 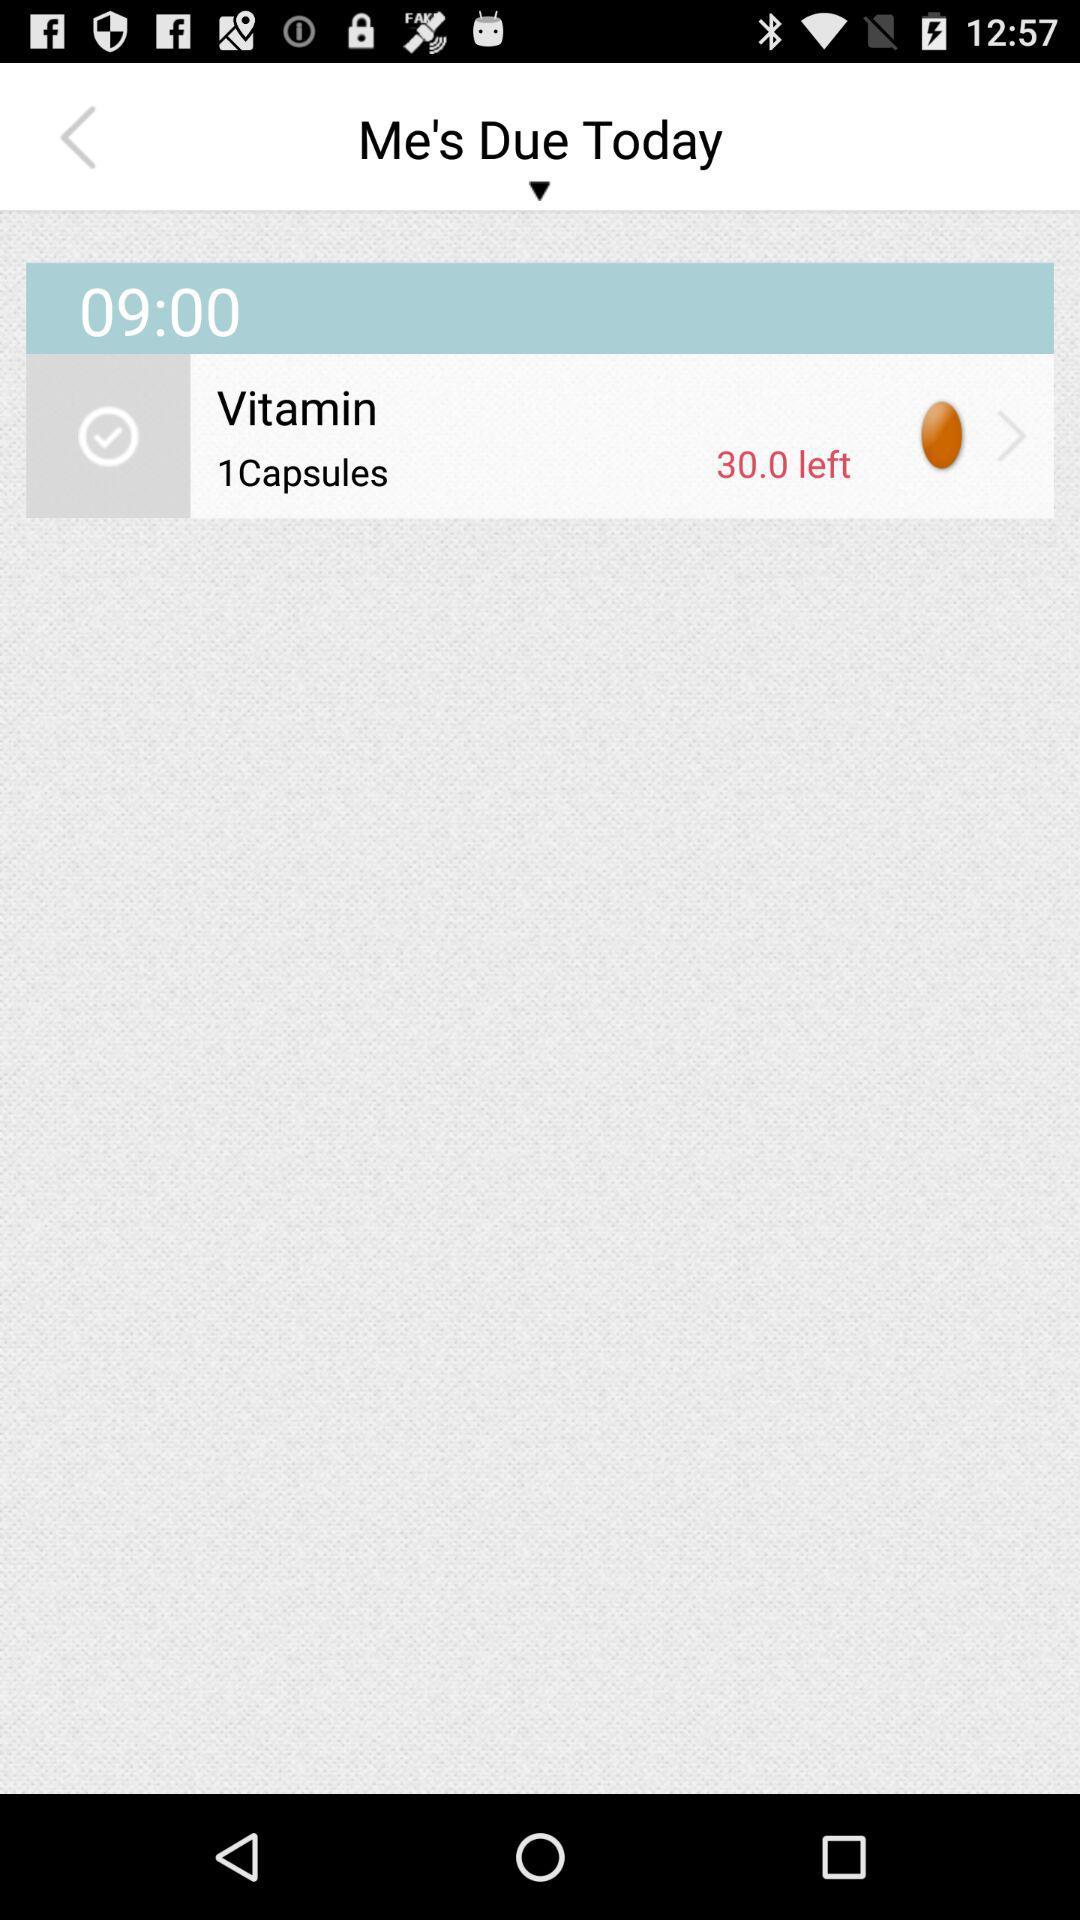 I want to click on the app to the left of the me s due item, so click(x=82, y=137).